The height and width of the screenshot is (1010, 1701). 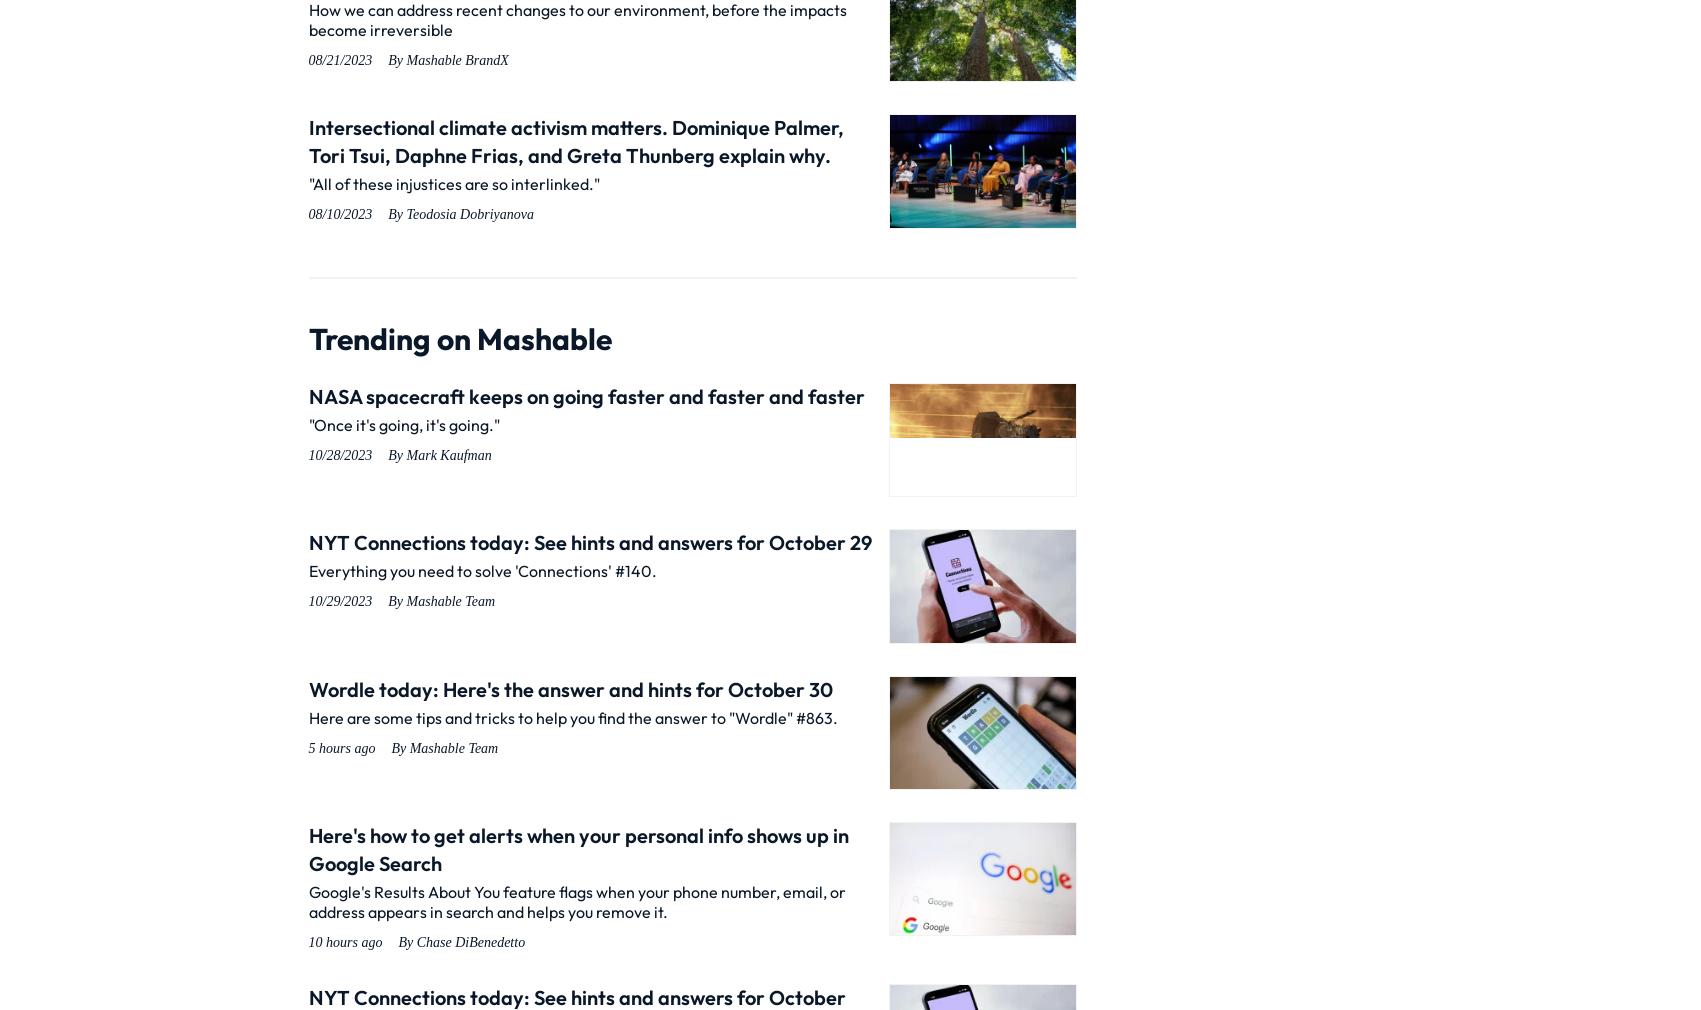 I want to click on 'Google's Results About You feature flags when your phone number, email, or address appears in search and helps you remove it.', so click(x=576, y=902).